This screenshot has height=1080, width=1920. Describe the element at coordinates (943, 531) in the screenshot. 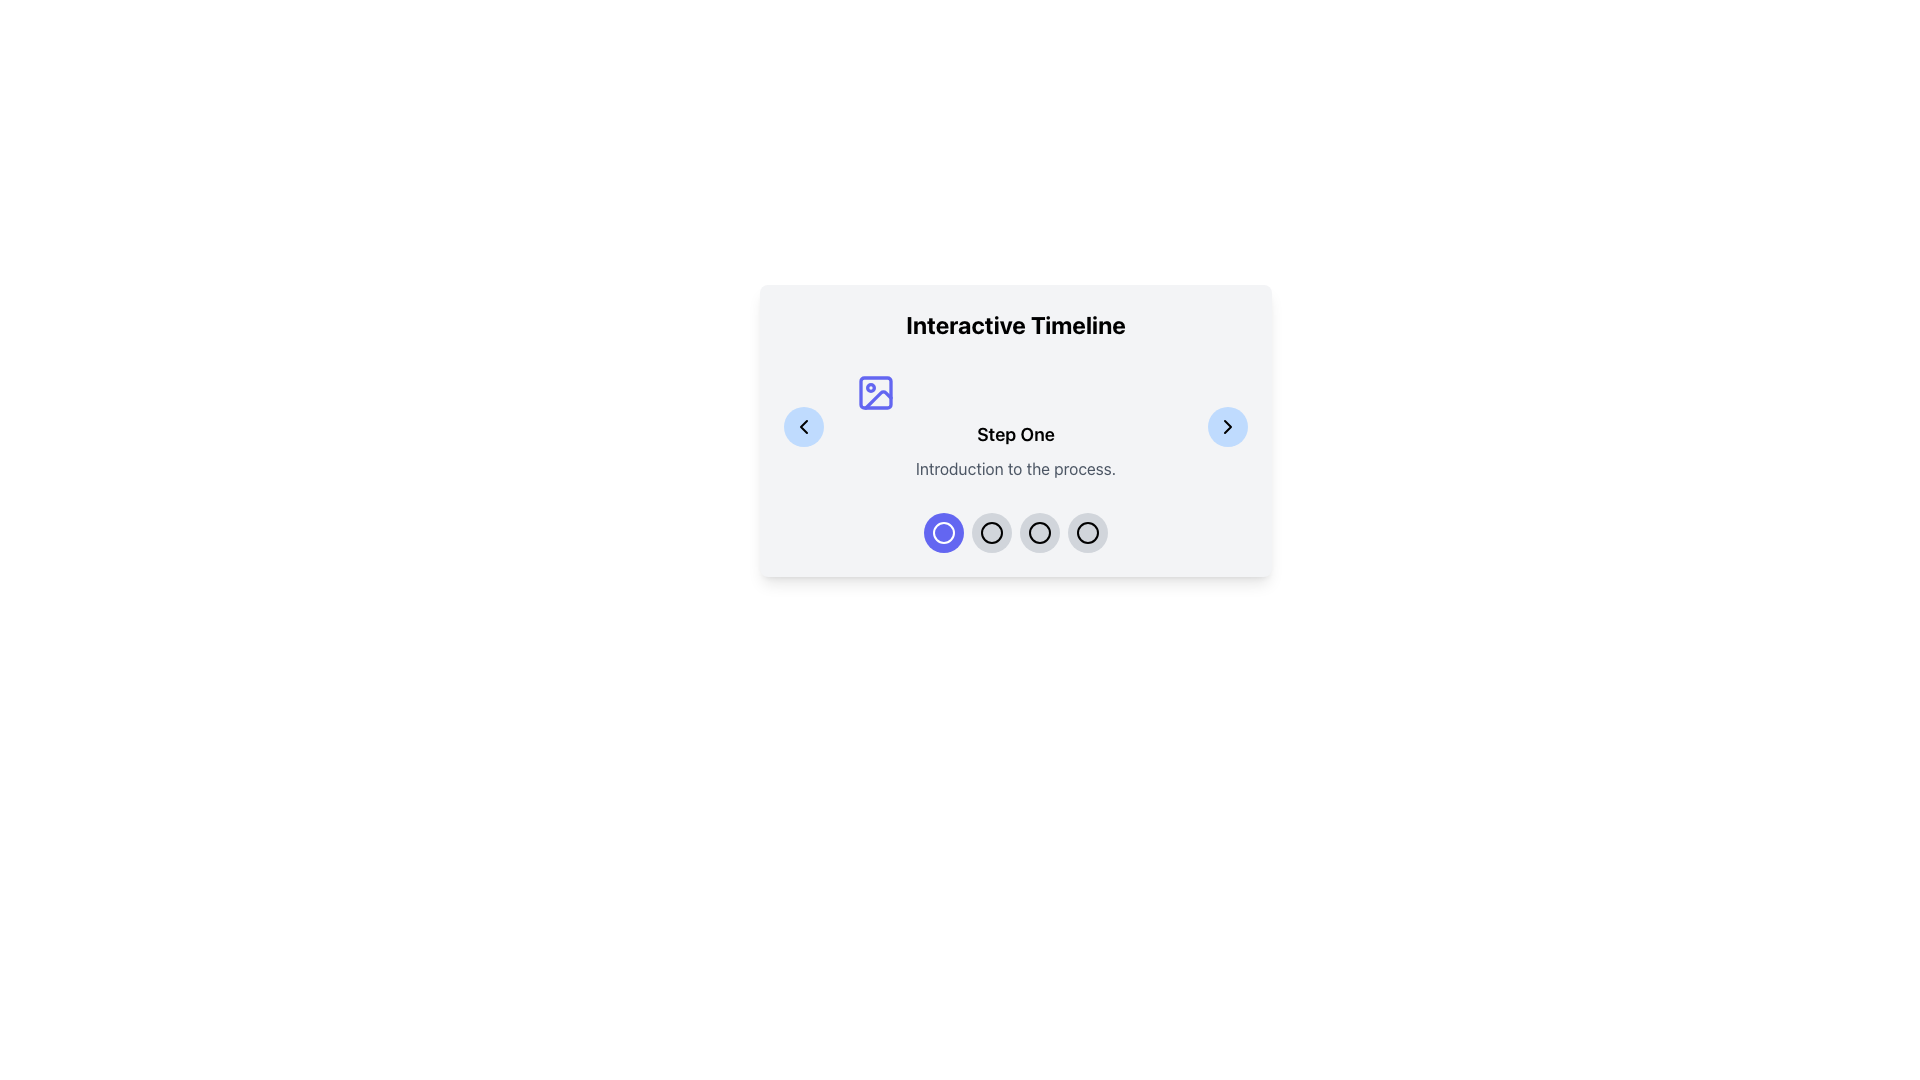

I see `the prominent circular button with a blue background and white border, which is the first button from the left in a horizontal row` at that location.